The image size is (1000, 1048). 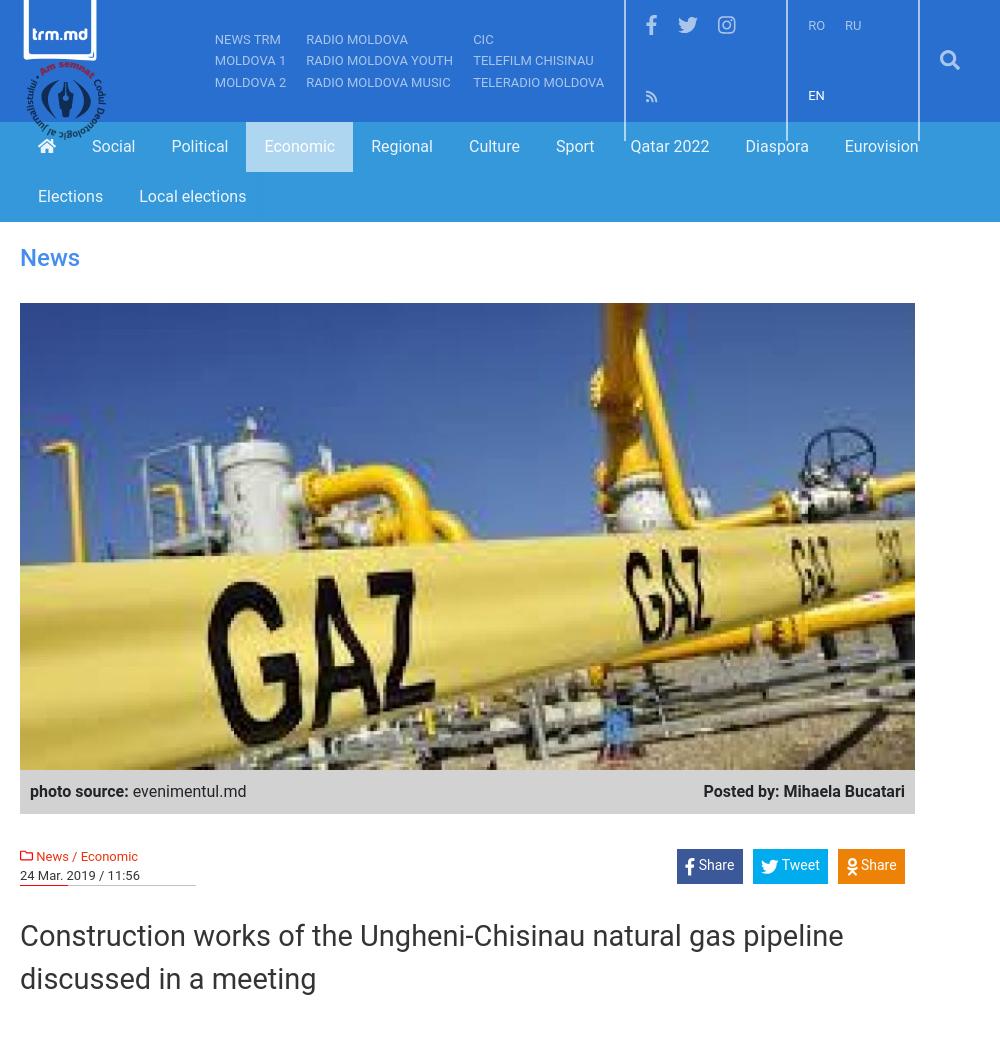 What do you see at coordinates (472, 81) in the screenshot?
I see `'Teleradio Moldova'` at bounding box center [472, 81].